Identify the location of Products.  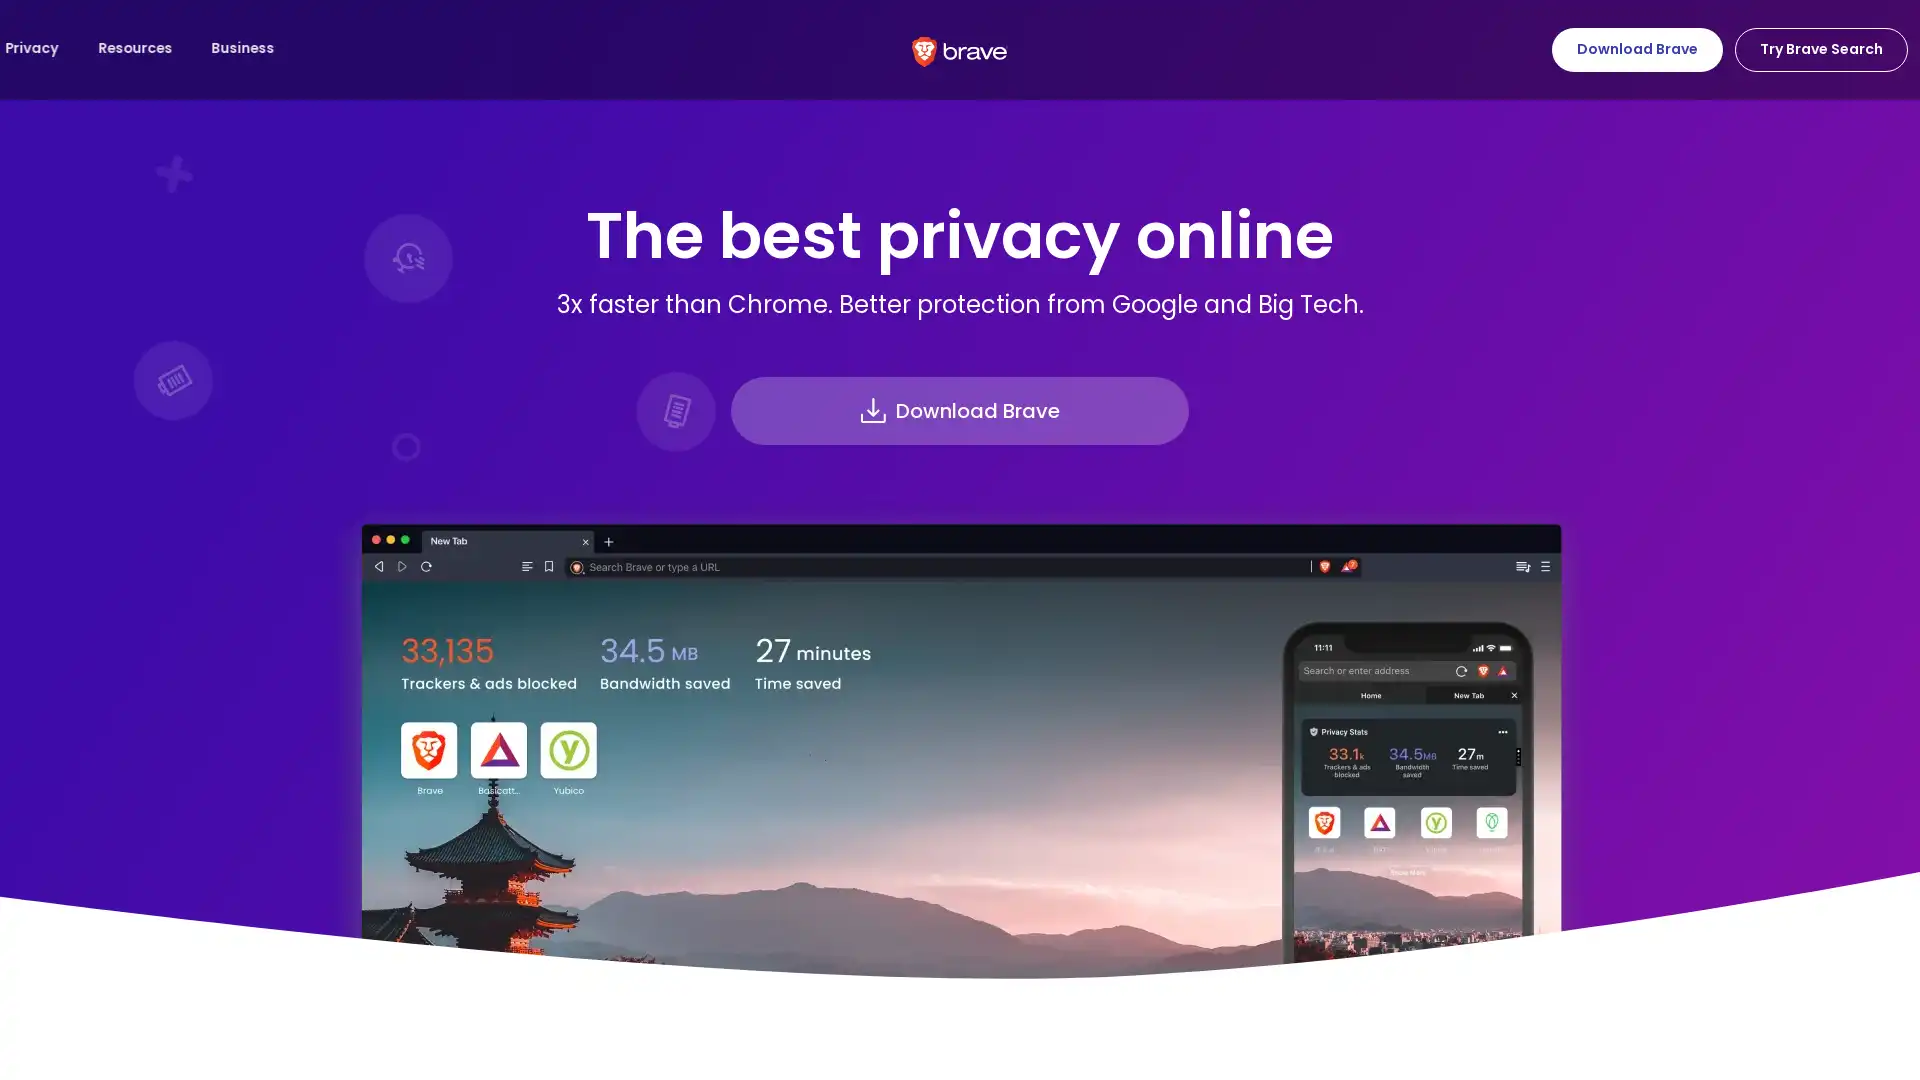
(160, 48).